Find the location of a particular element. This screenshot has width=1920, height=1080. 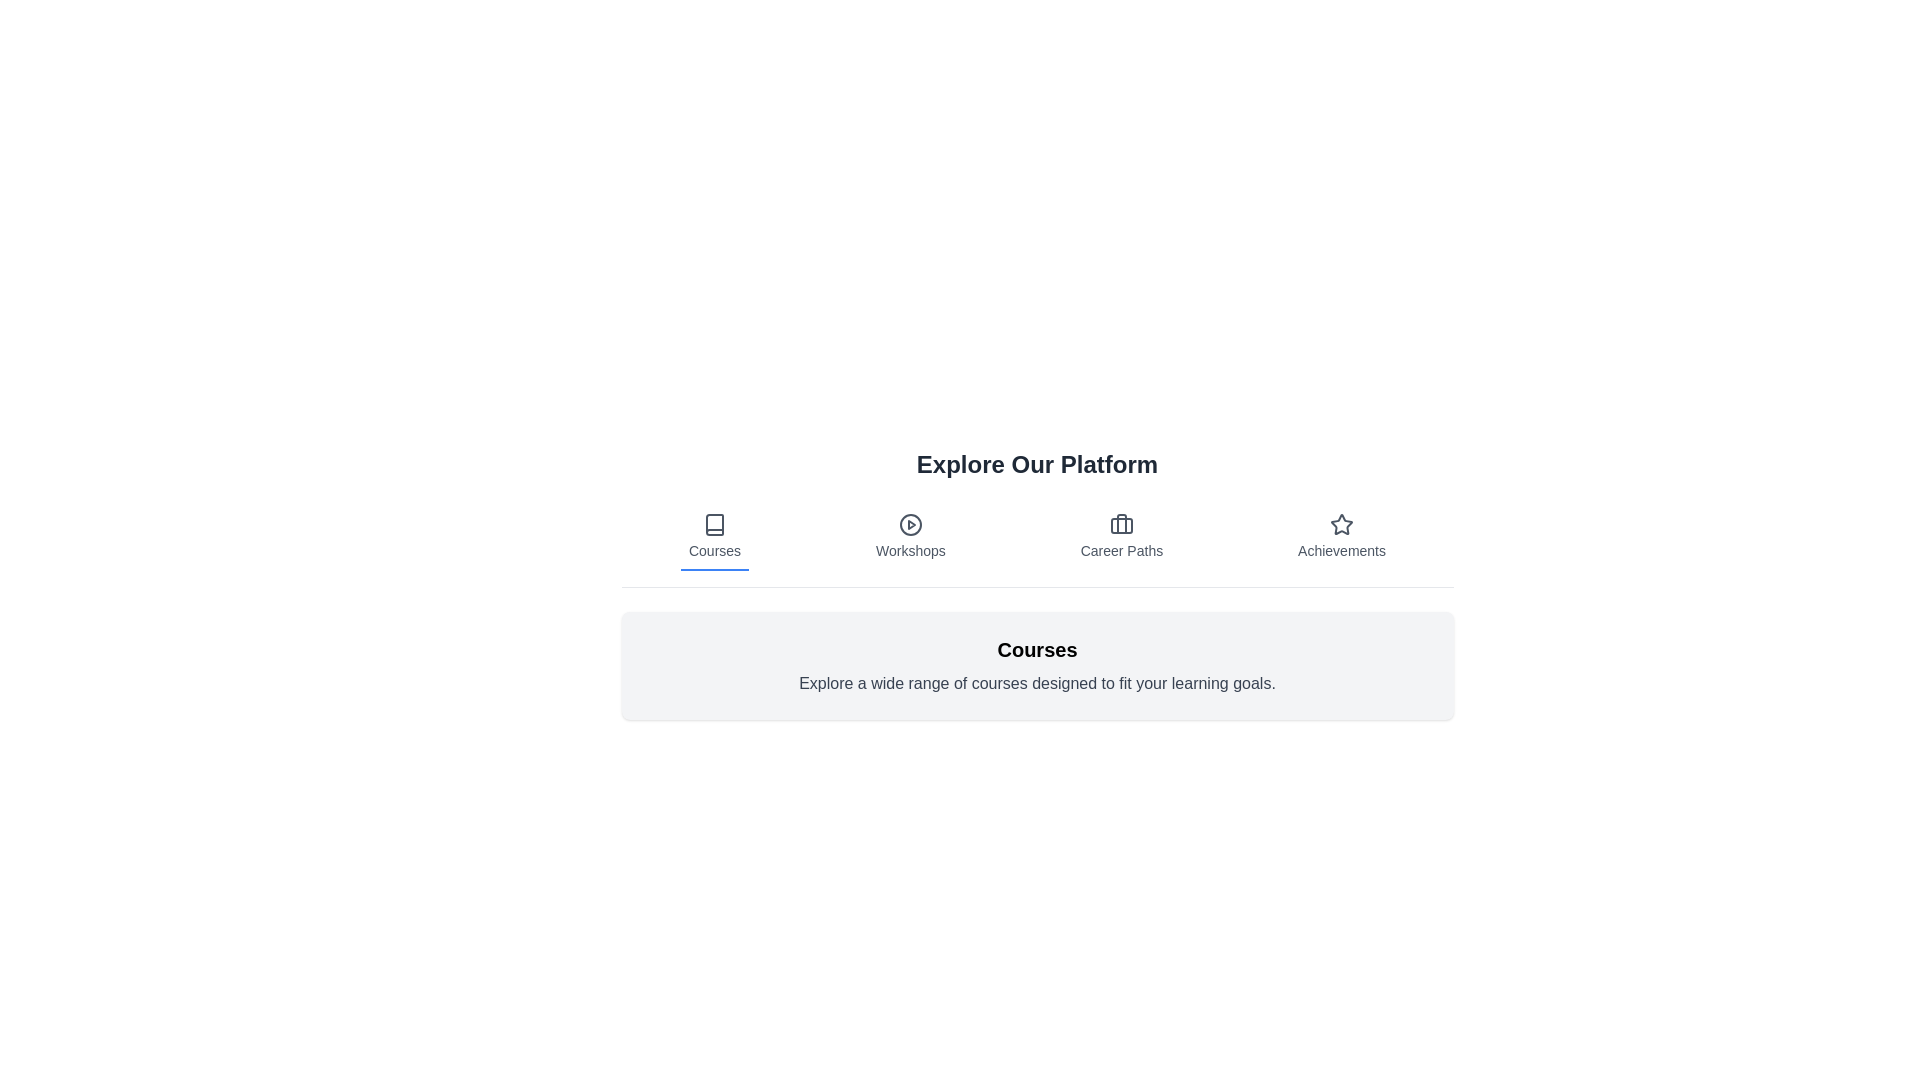

the tab labeled Courses to view its content is located at coordinates (715, 536).